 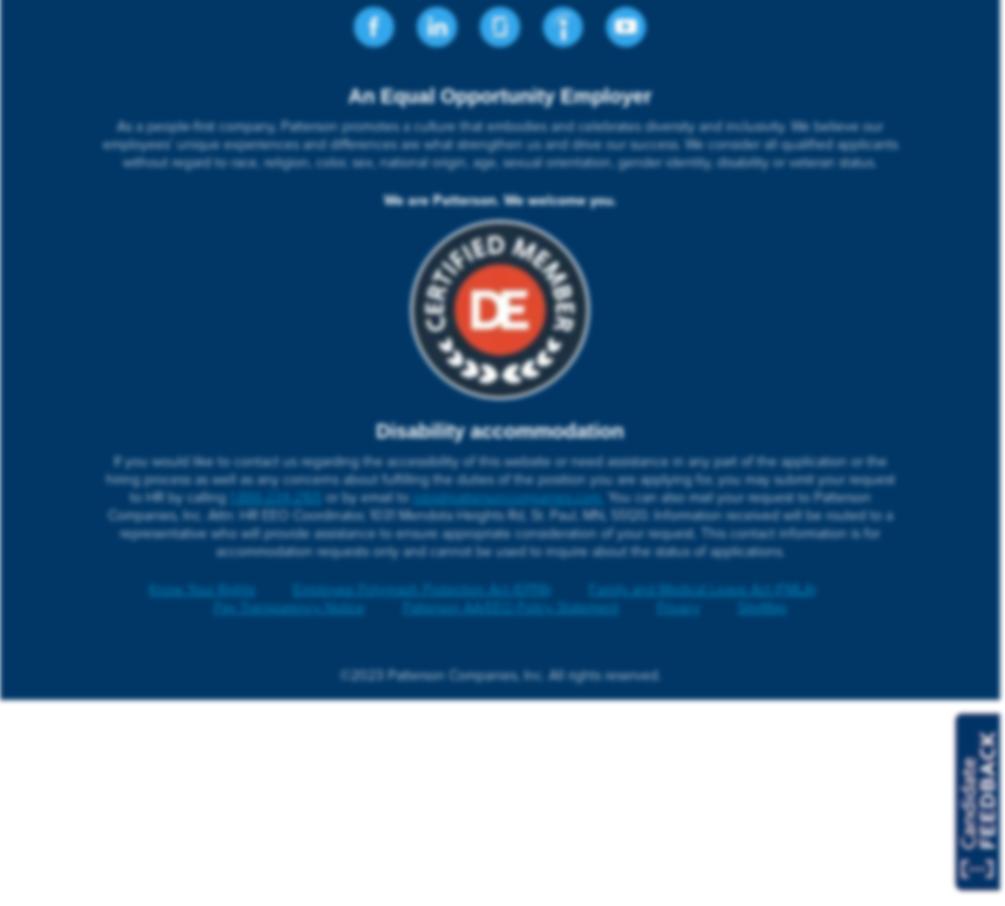 What do you see at coordinates (506, 496) in the screenshot?
I see `'jobs@pattersoncompanies.com.'` at bounding box center [506, 496].